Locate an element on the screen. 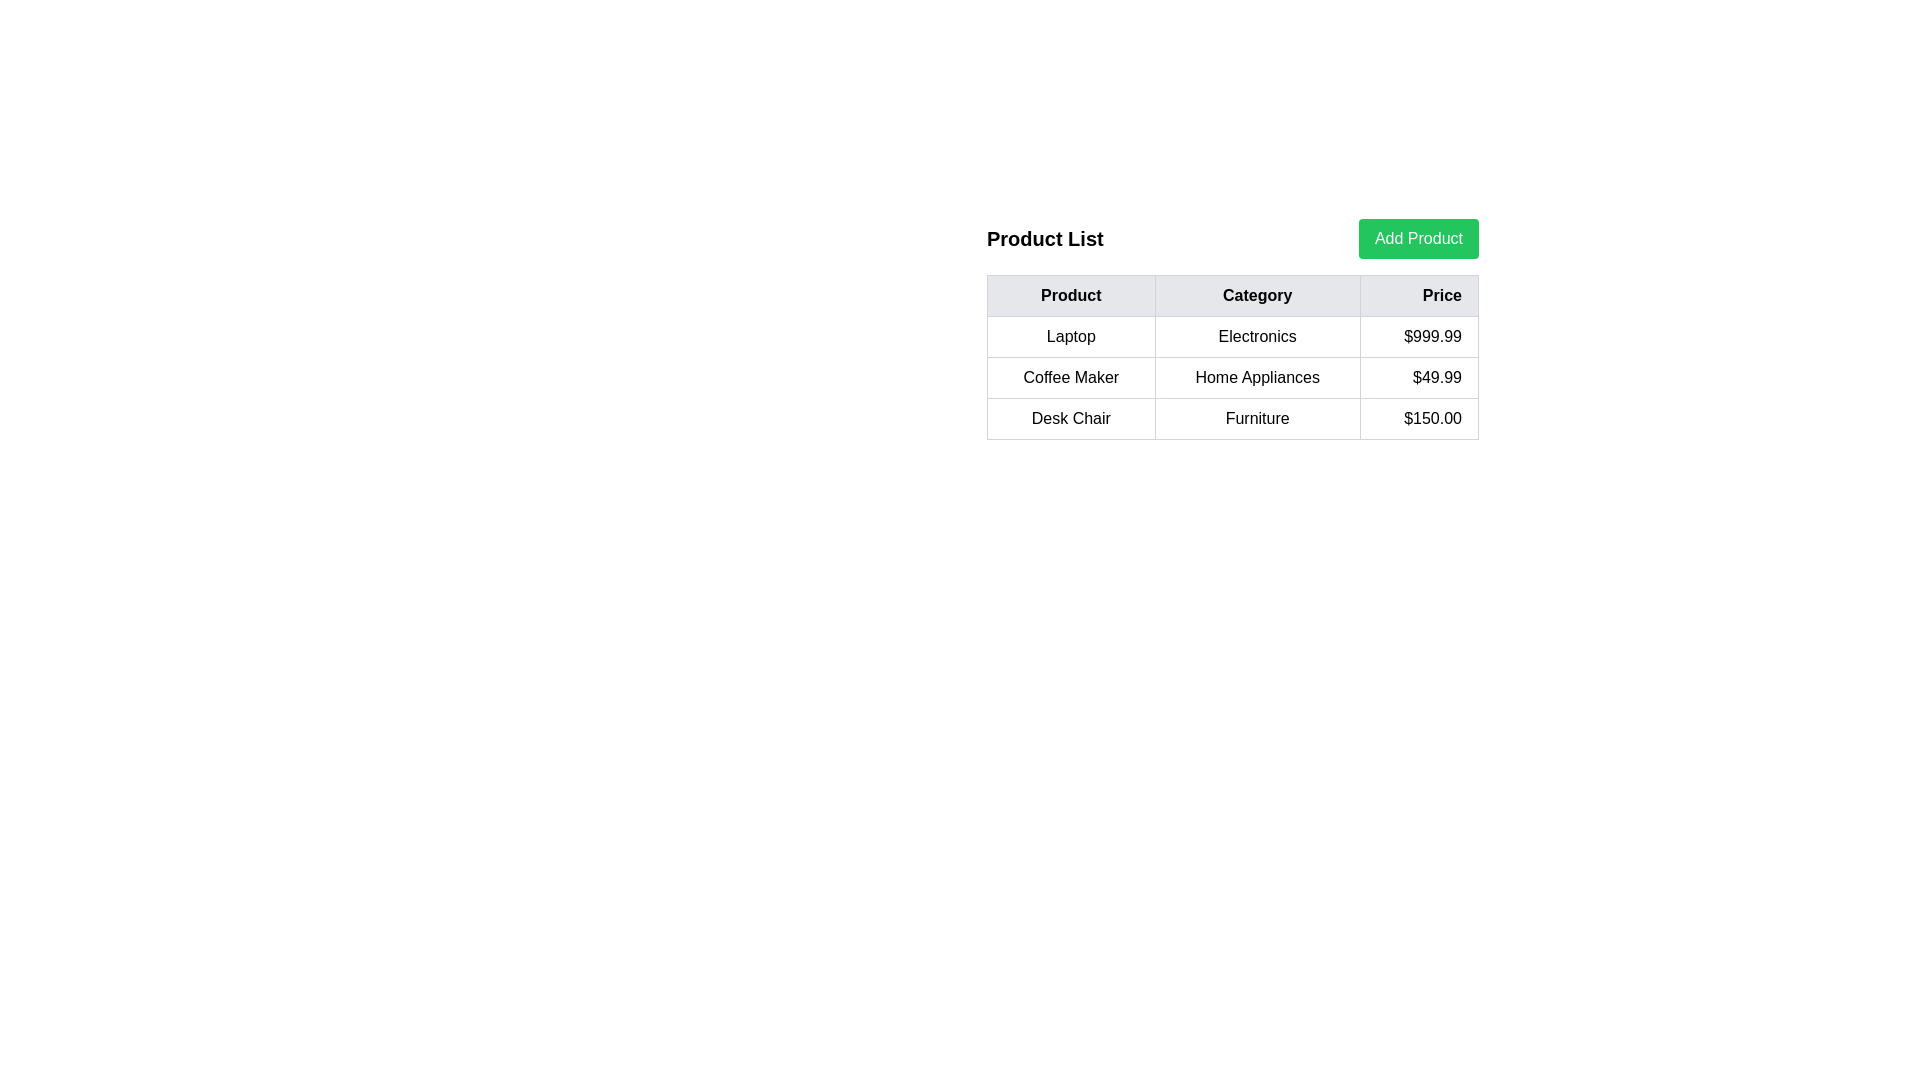 This screenshot has height=1080, width=1920. the 'Price' table header cell to sort the corresponding column data is located at coordinates (1418, 296).